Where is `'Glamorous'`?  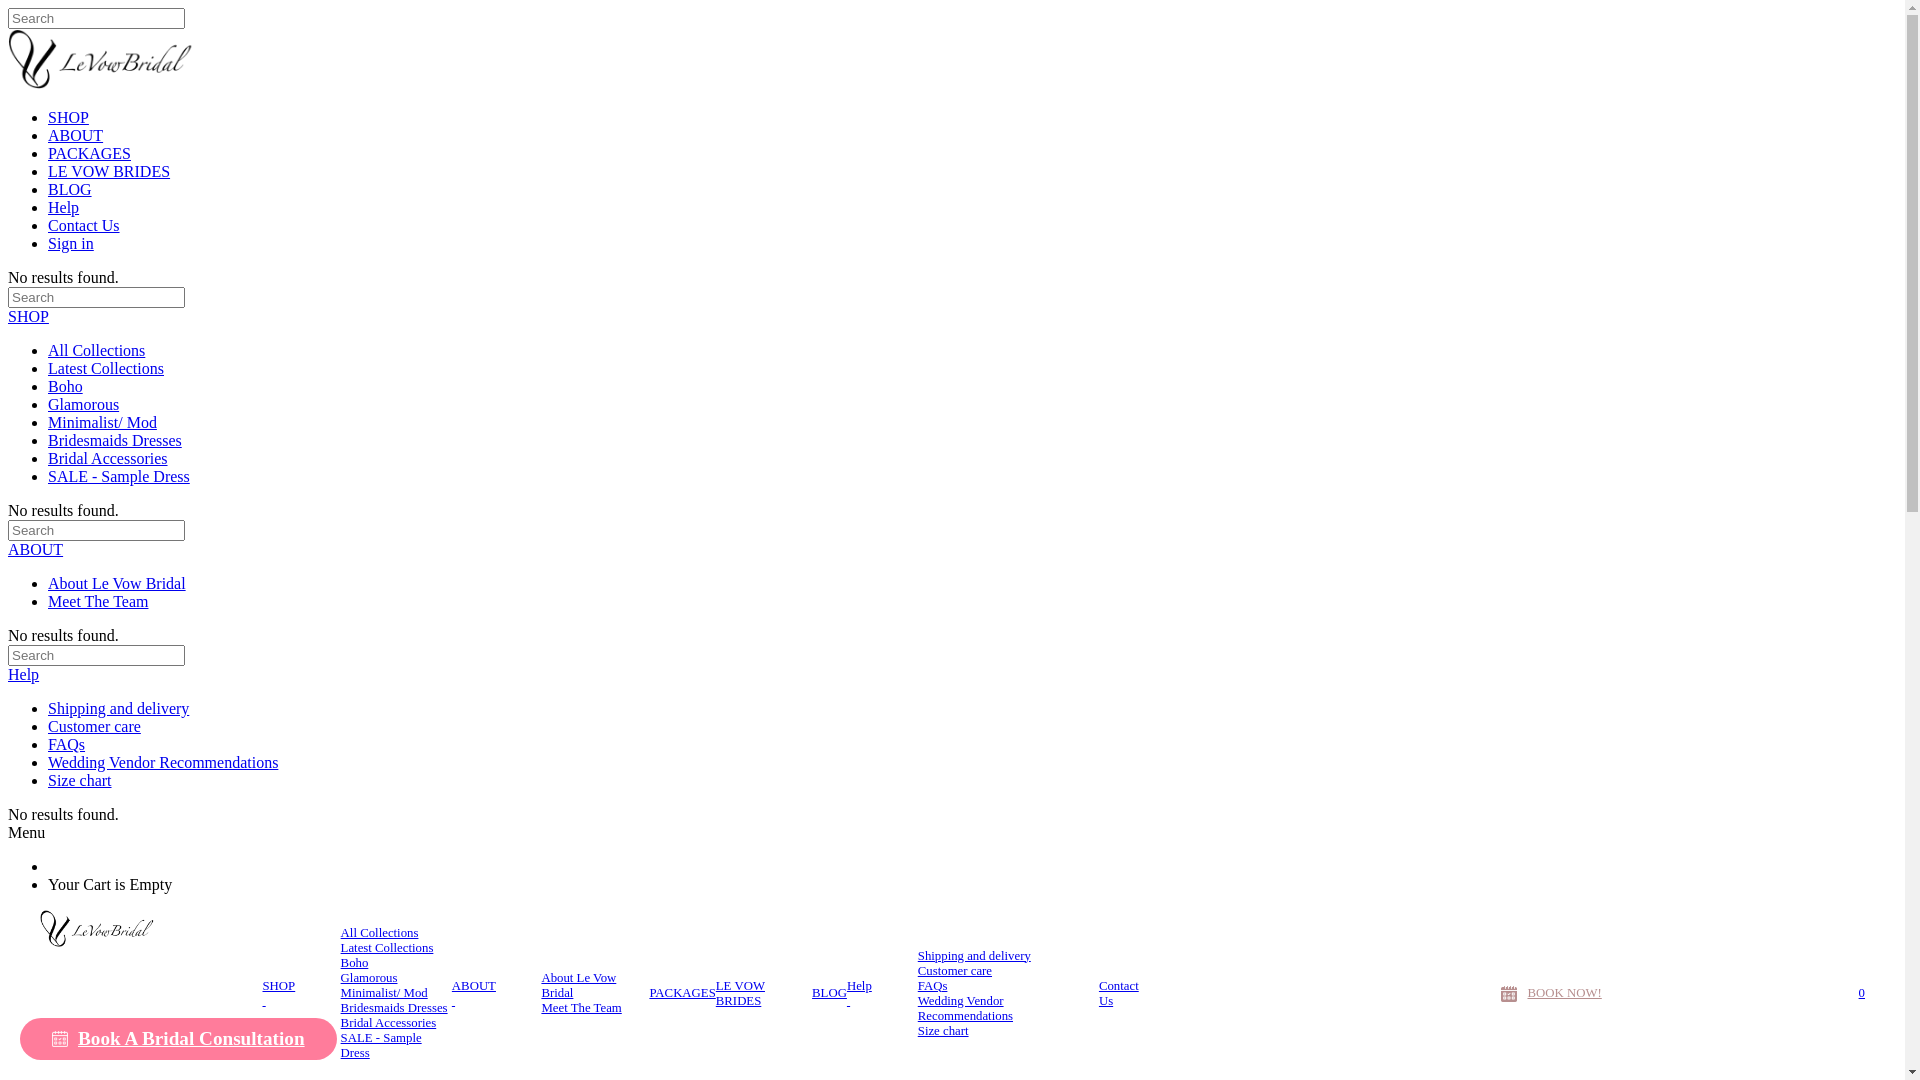
'Glamorous' is located at coordinates (340, 977).